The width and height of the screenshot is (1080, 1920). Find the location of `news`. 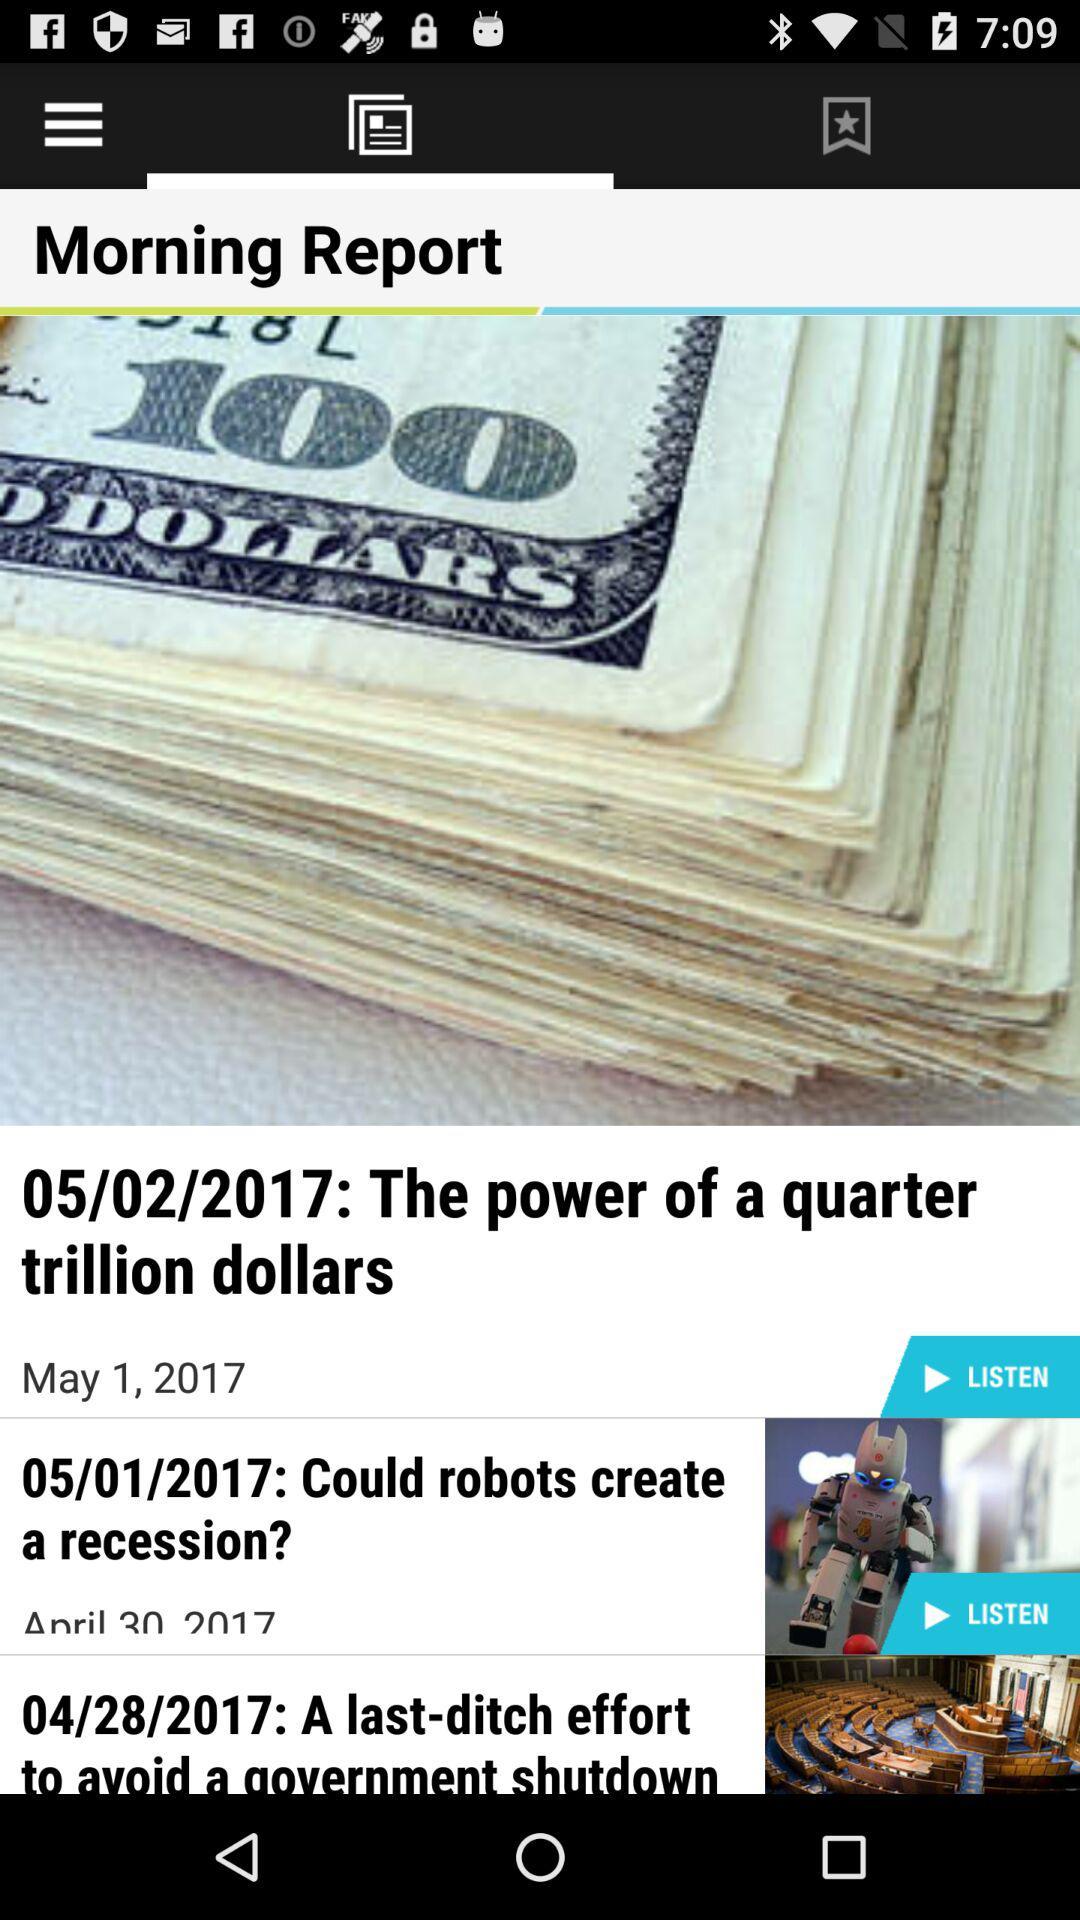

news is located at coordinates (380, 124).